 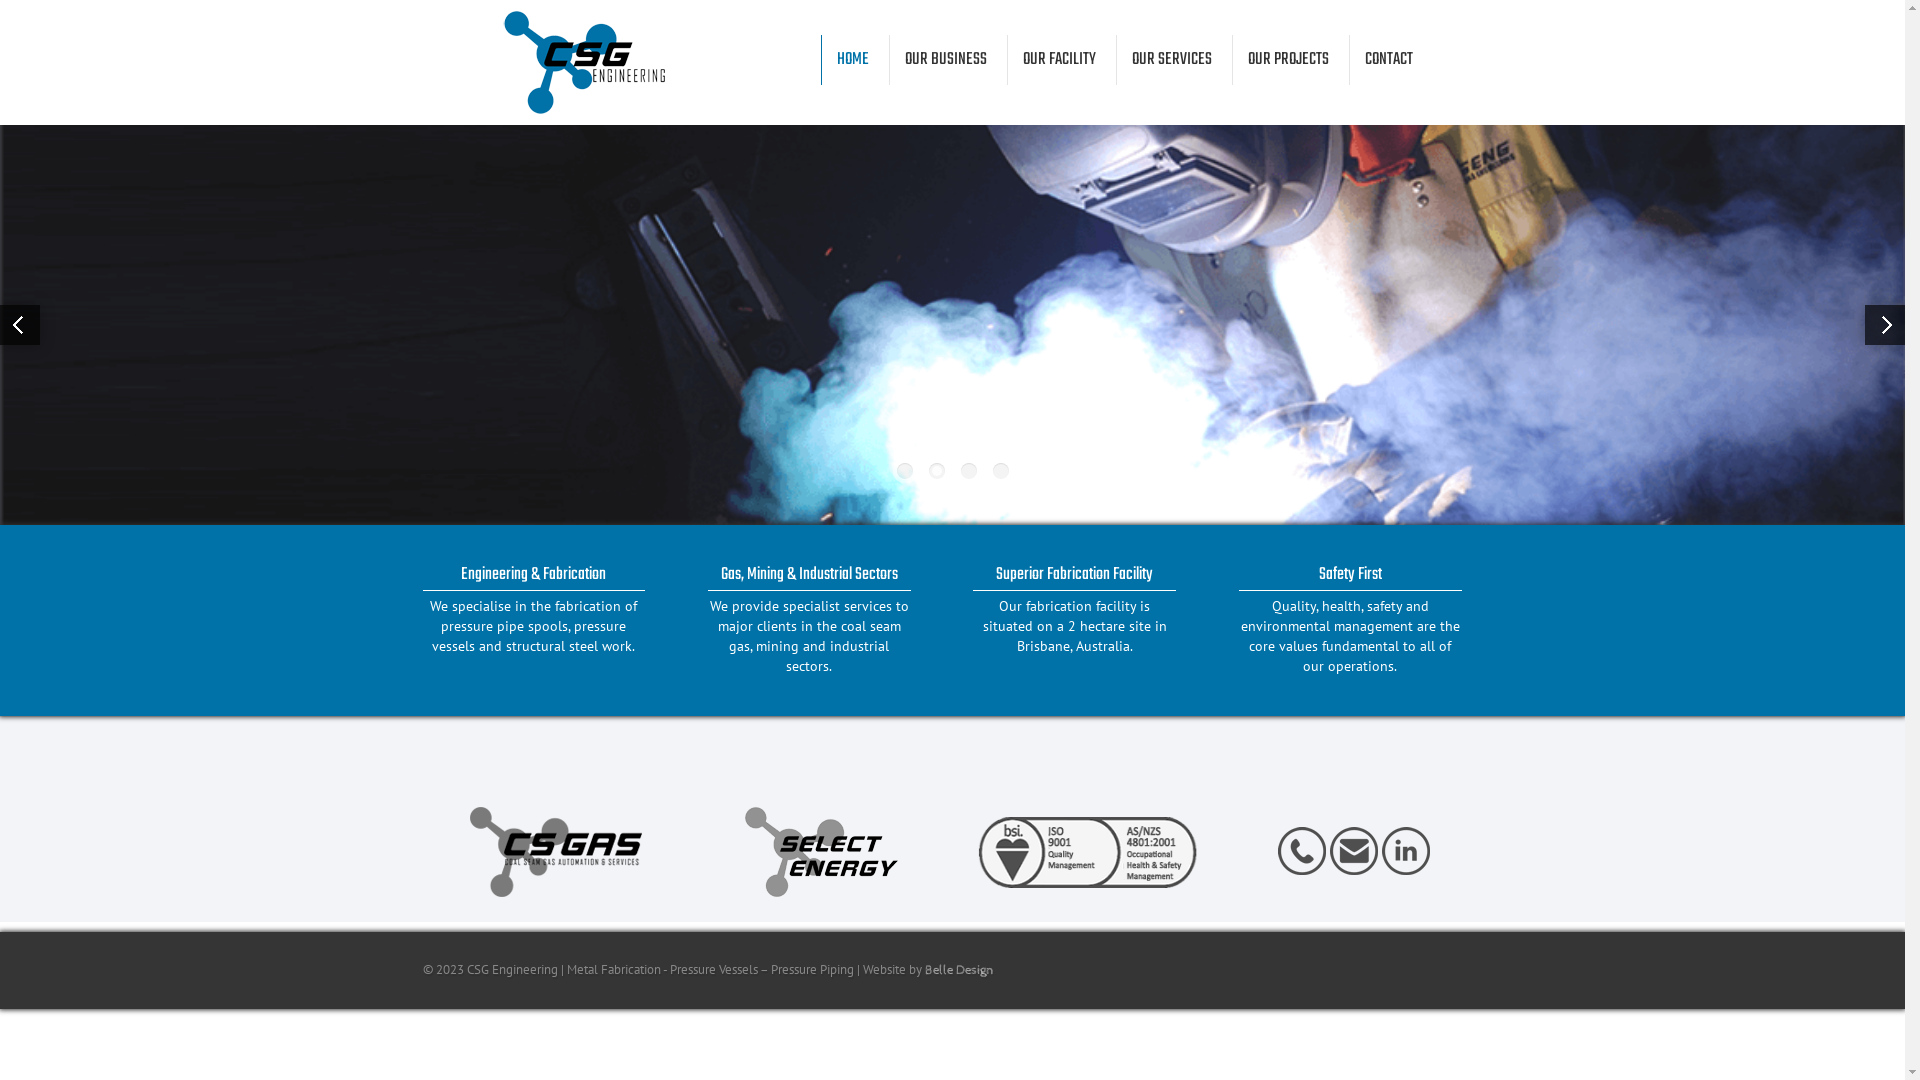 What do you see at coordinates (1362, 59) in the screenshot?
I see `'CONTACT'` at bounding box center [1362, 59].